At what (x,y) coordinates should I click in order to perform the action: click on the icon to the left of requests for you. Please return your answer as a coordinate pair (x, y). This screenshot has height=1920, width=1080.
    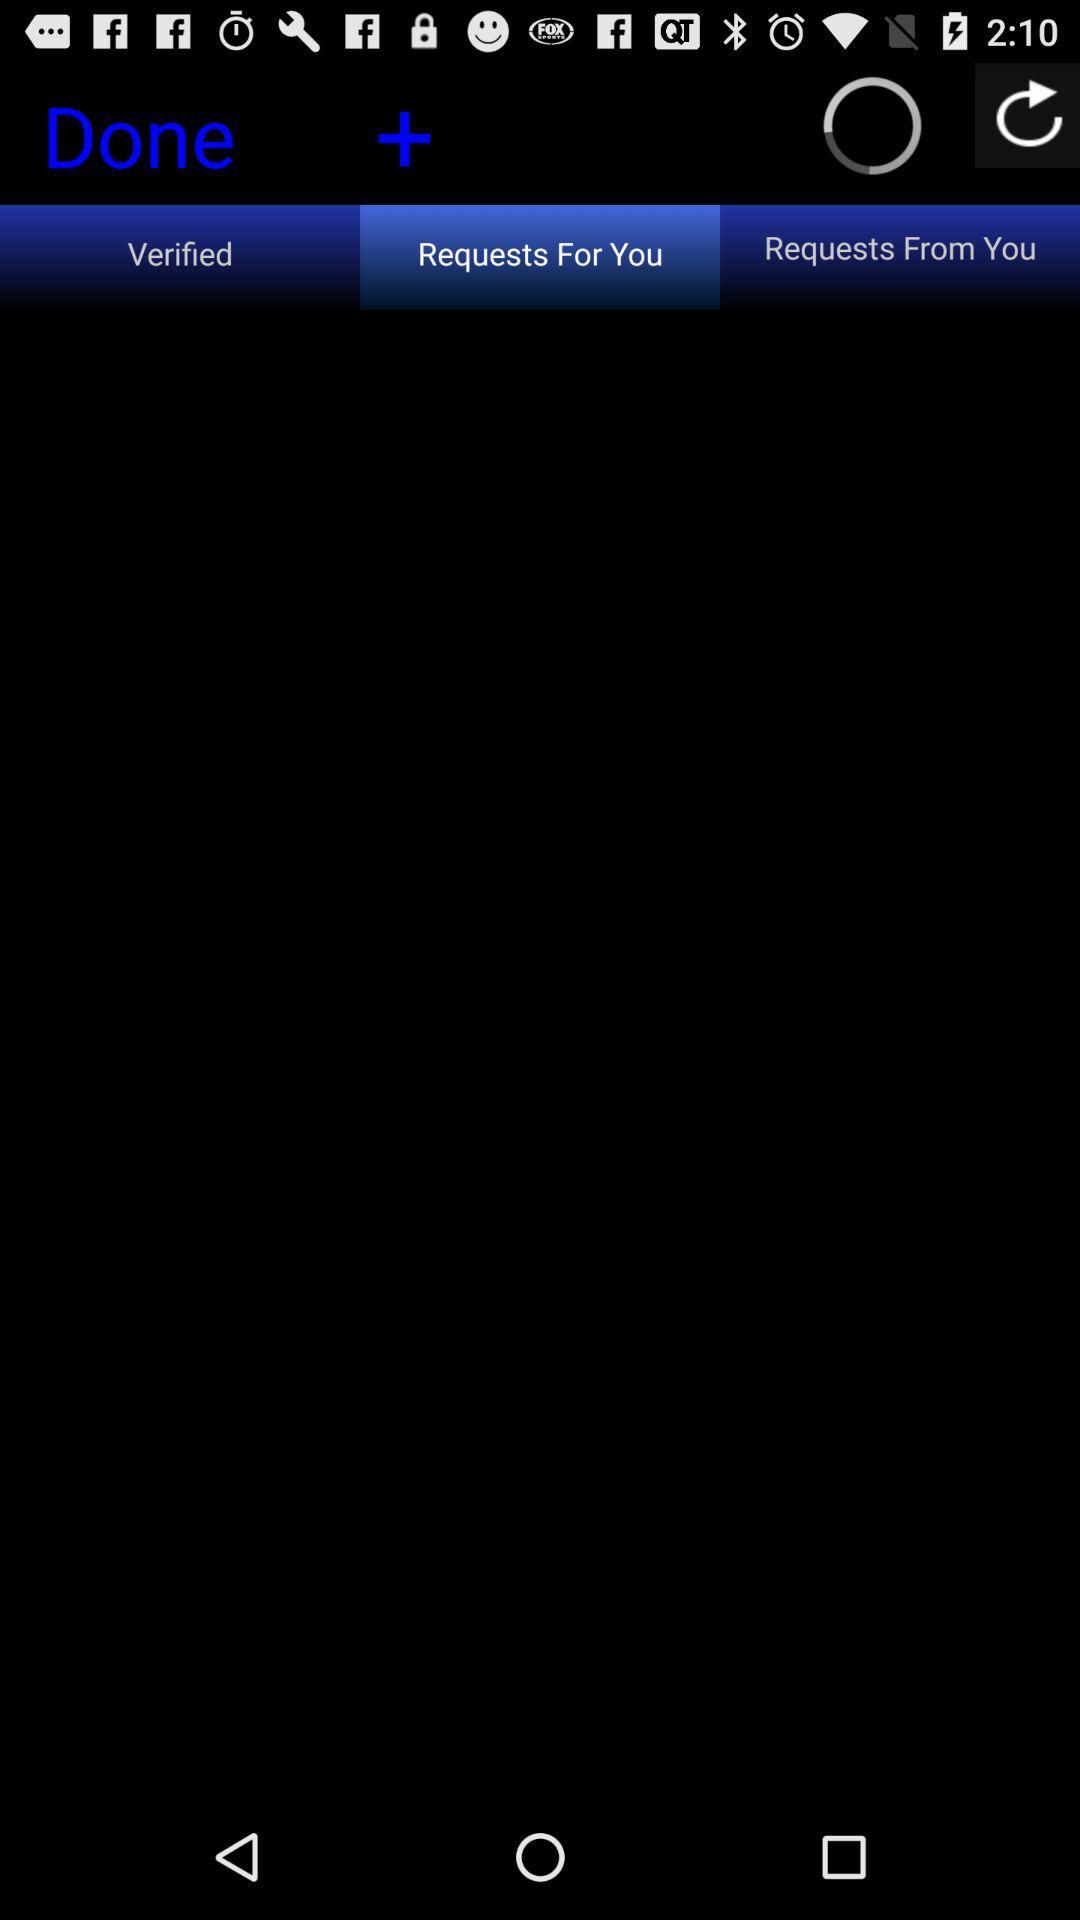
    Looking at the image, I should click on (180, 256).